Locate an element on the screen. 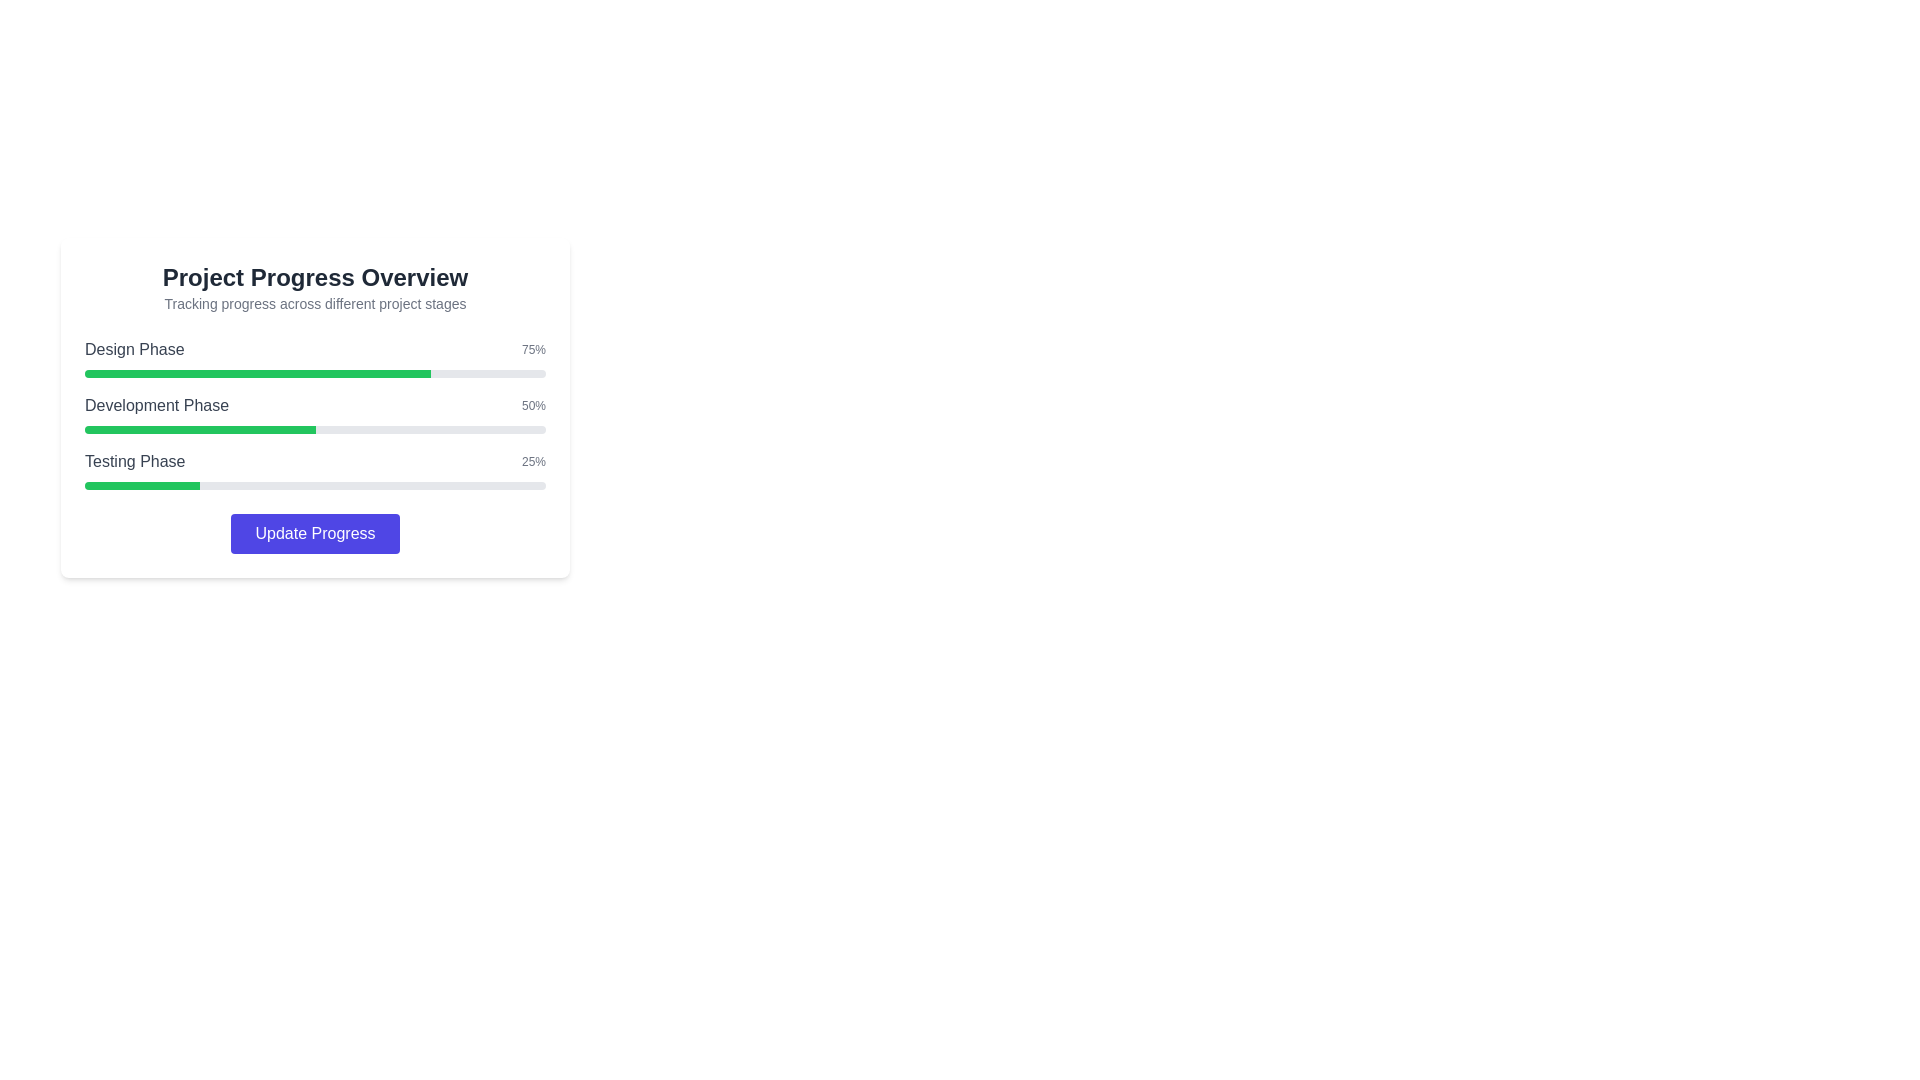 This screenshot has width=1920, height=1080. the informational text displaying the percentage completion of the 'Development Phase' located in the second row of the progress overview, aligned with the 'Development Phase' label is located at coordinates (533, 405).